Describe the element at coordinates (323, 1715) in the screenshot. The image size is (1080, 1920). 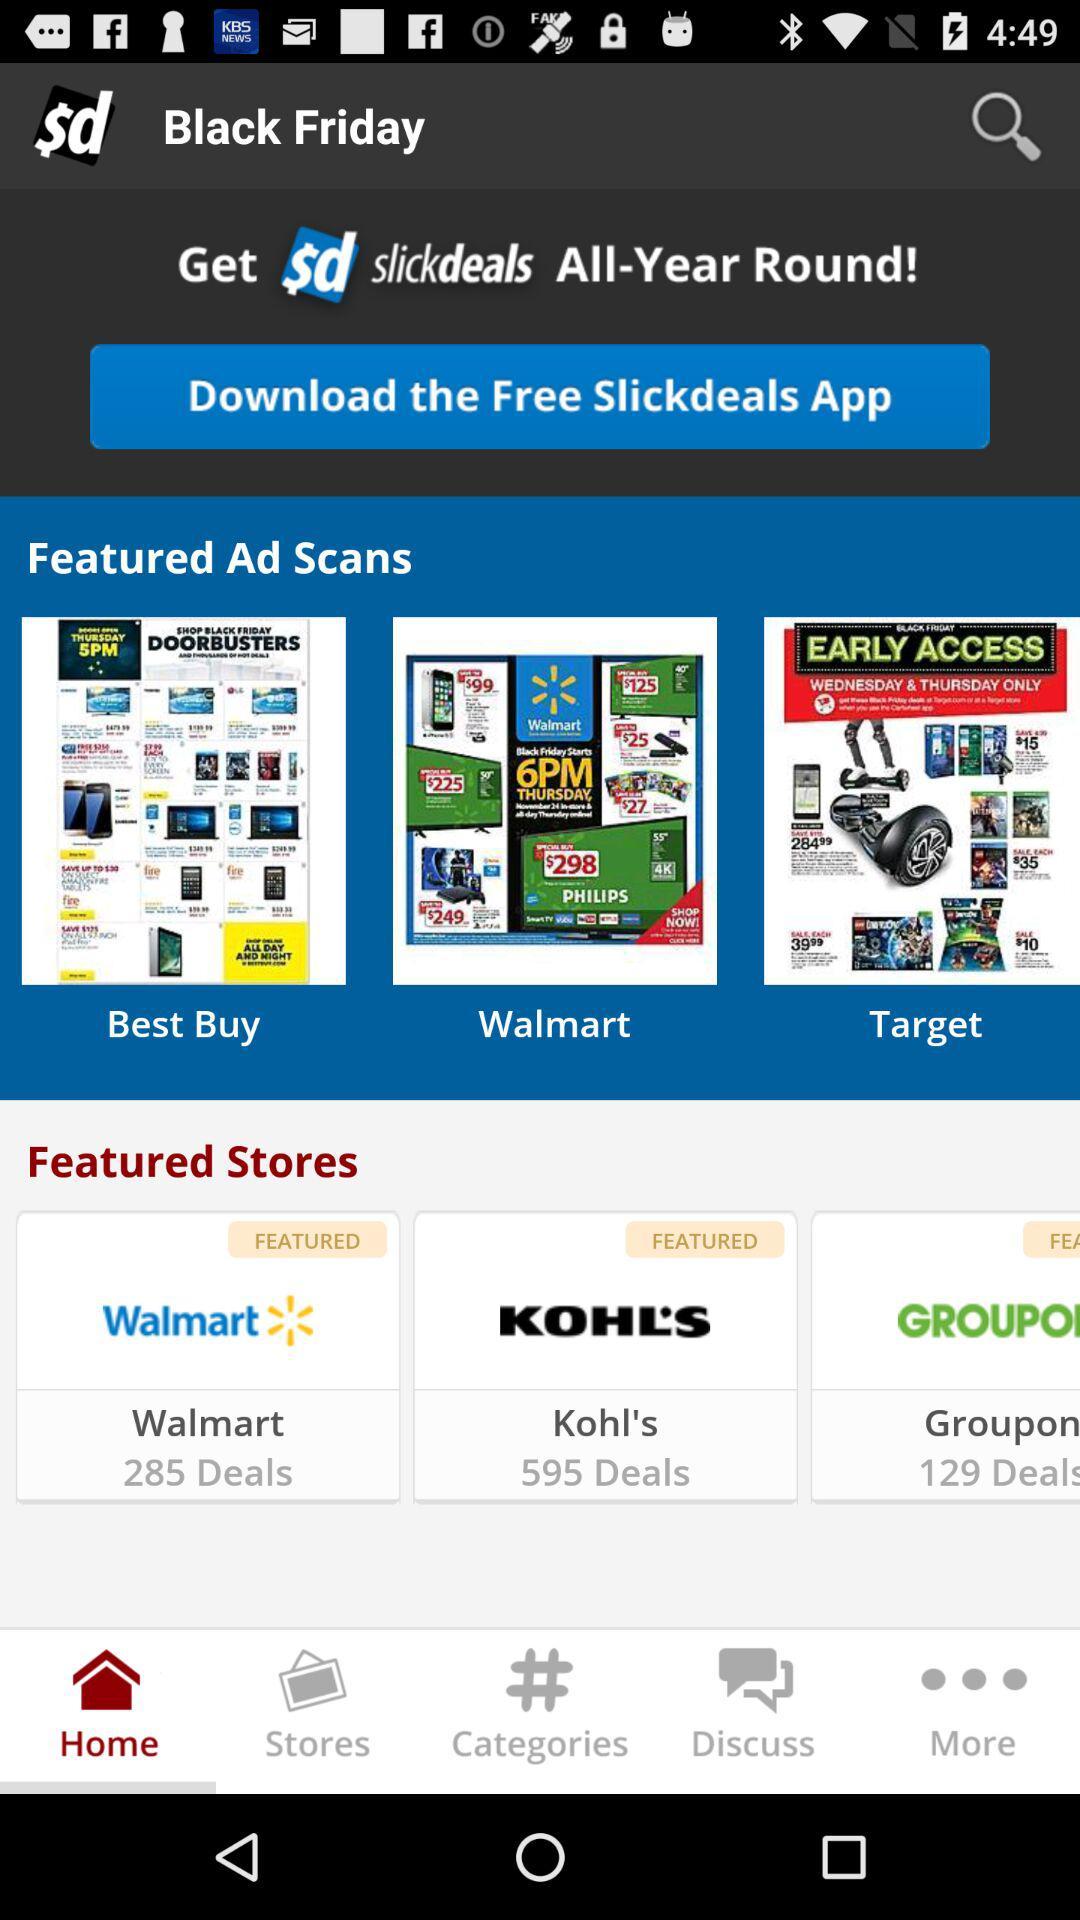
I see `stores page` at that location.